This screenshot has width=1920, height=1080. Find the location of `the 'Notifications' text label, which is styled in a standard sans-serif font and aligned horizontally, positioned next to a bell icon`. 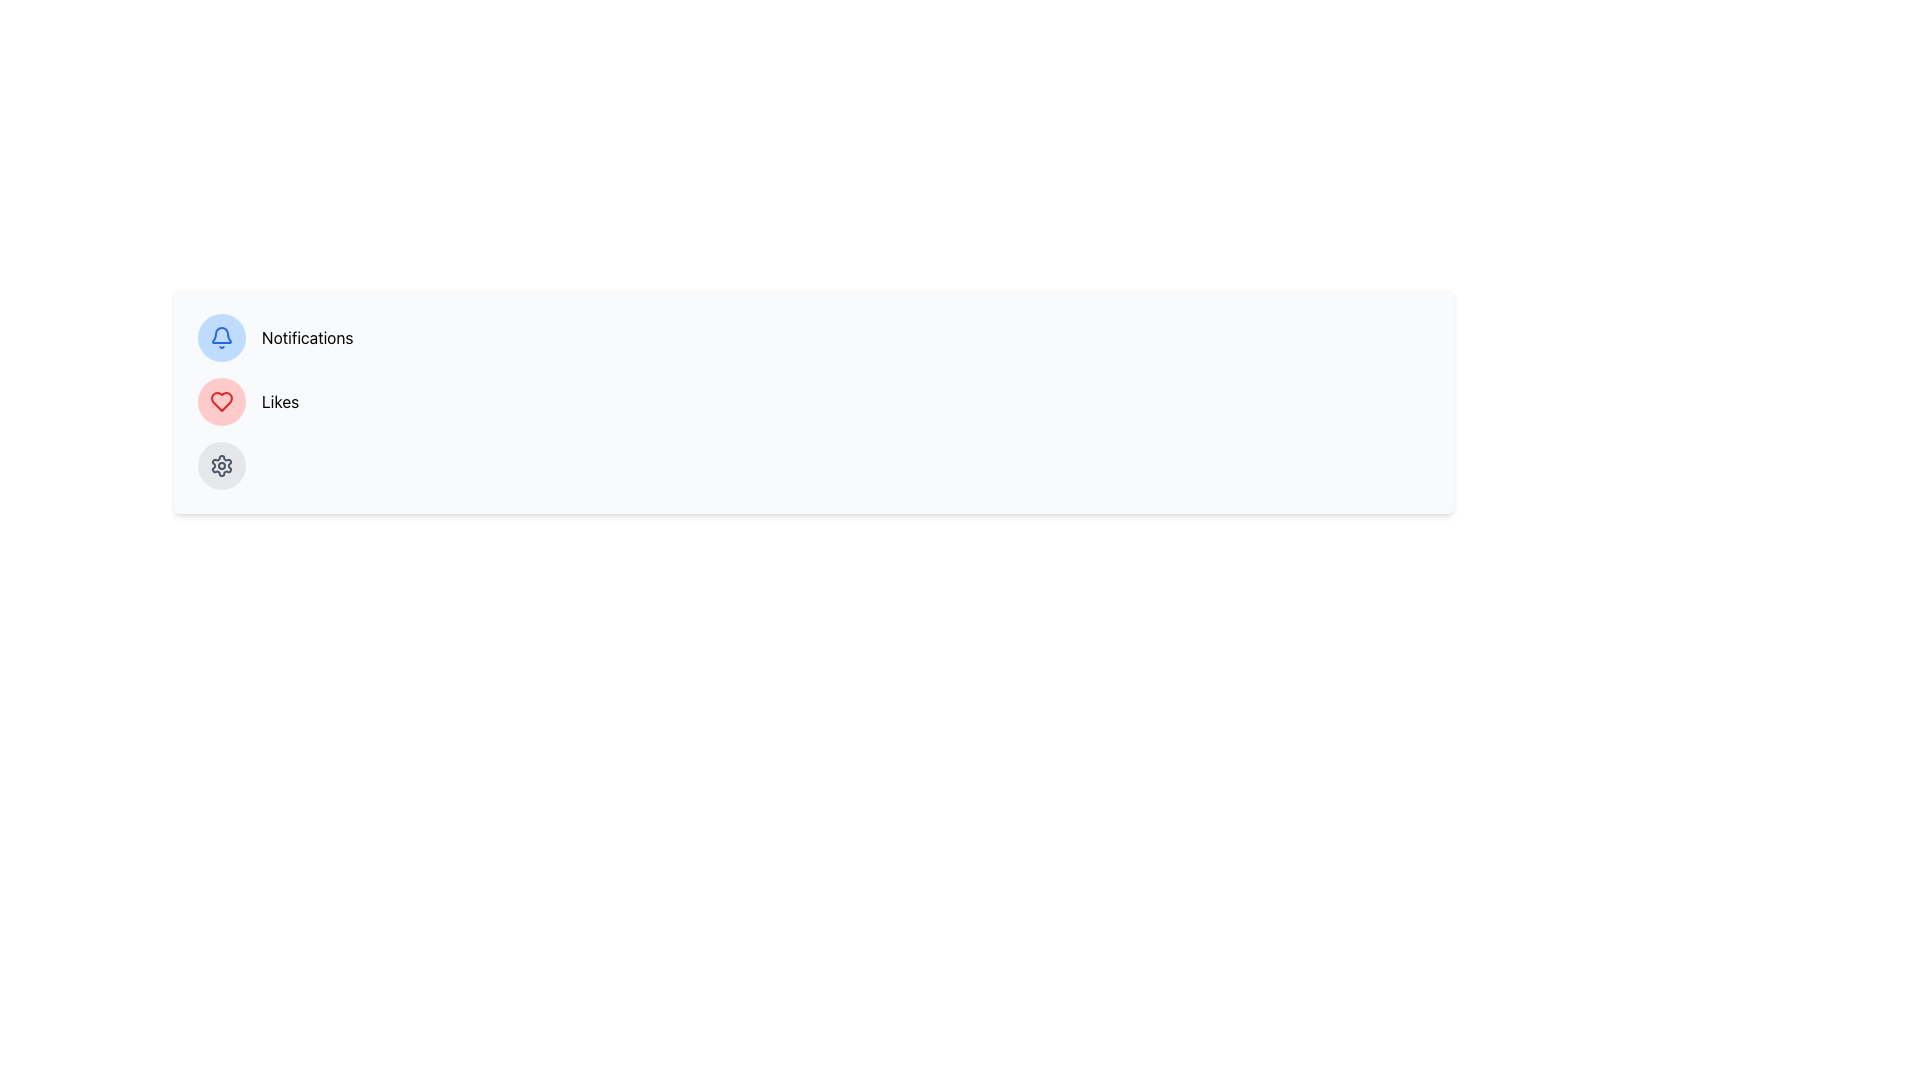

the 'Notifications' text label, which is styled in a standard sans-serif font and aligned horizontally, positioned next to a bell icon is located at coordinates (306, 337).